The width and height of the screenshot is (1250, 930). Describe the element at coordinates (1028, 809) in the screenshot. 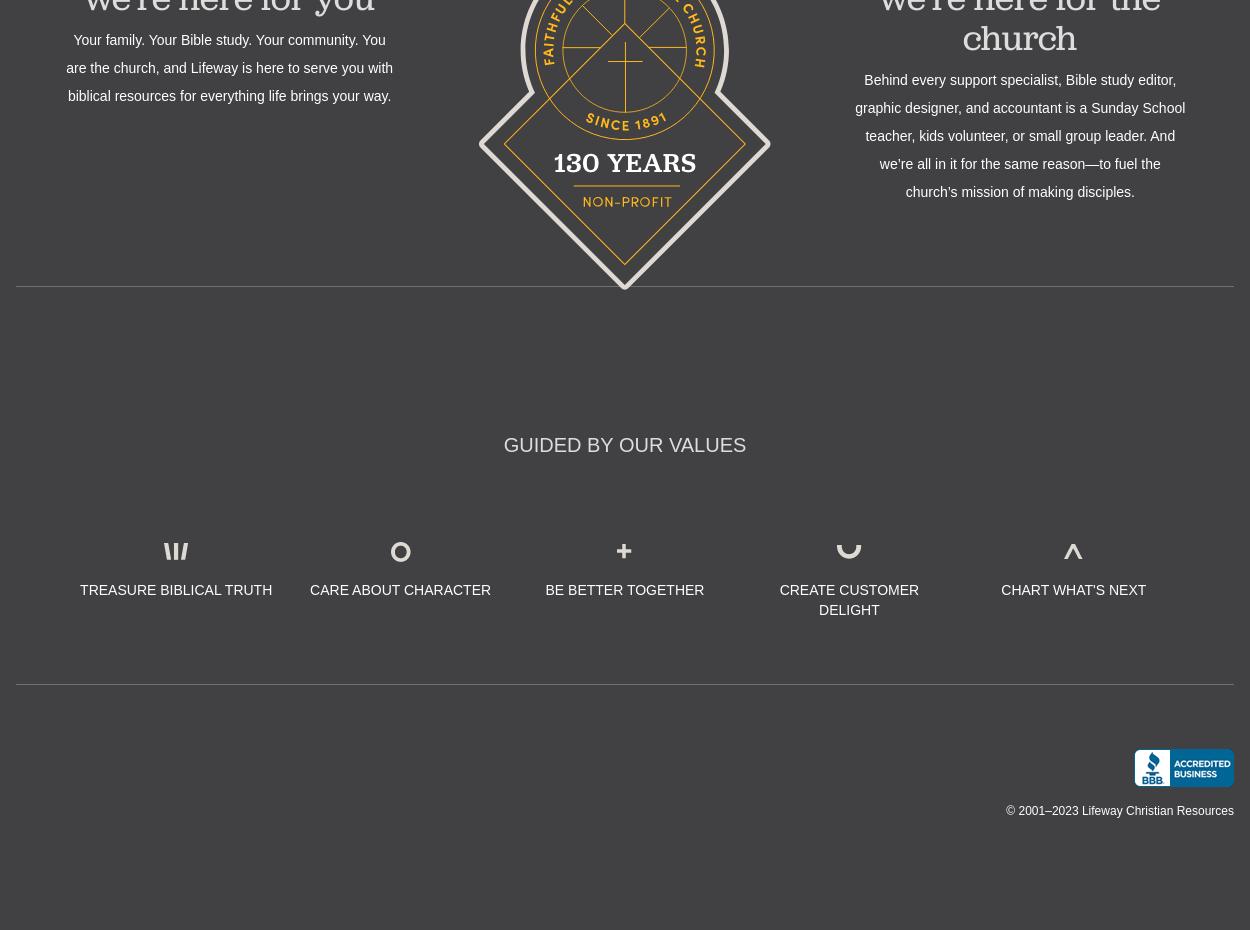

I see `'© 2001–'` at that location.